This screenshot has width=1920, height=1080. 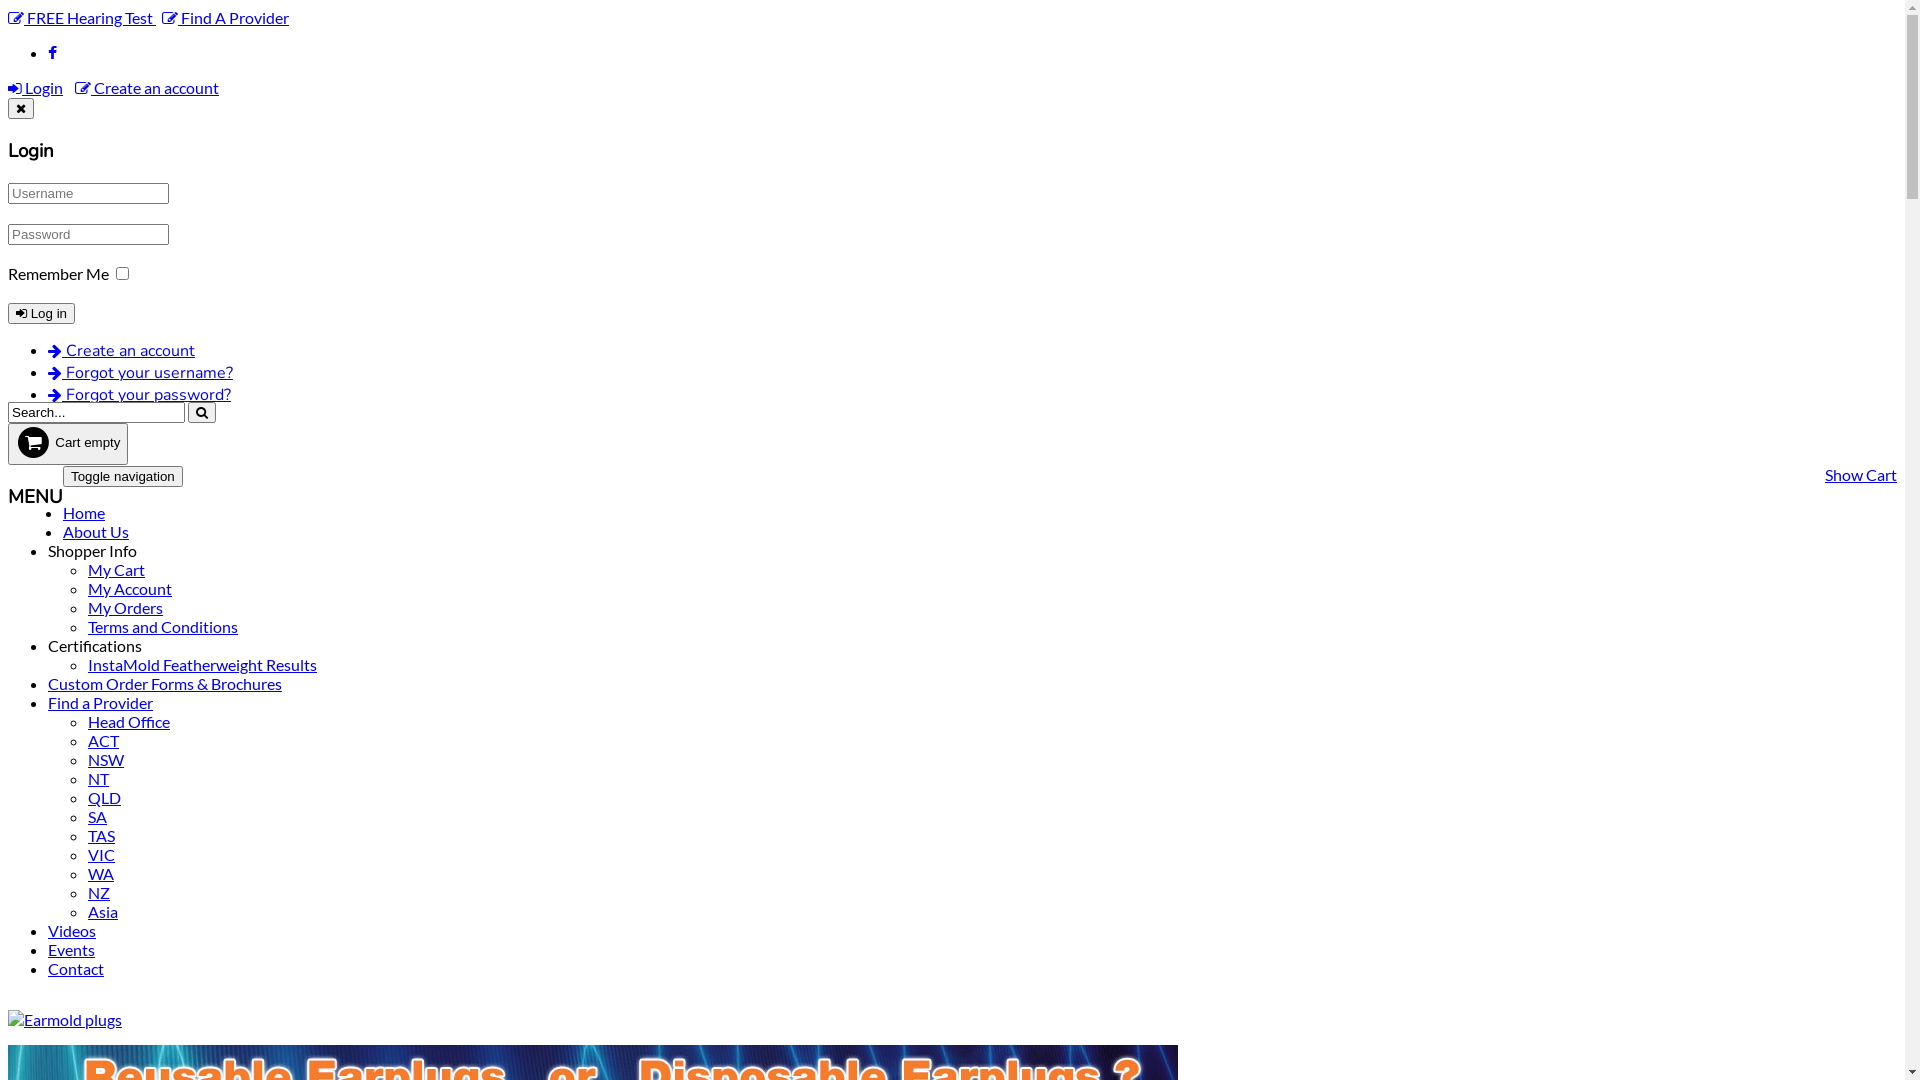 What do you see at coordinates (82, 511) in the screenshot?
I see `'Home'` at bounding box center [82, 511].